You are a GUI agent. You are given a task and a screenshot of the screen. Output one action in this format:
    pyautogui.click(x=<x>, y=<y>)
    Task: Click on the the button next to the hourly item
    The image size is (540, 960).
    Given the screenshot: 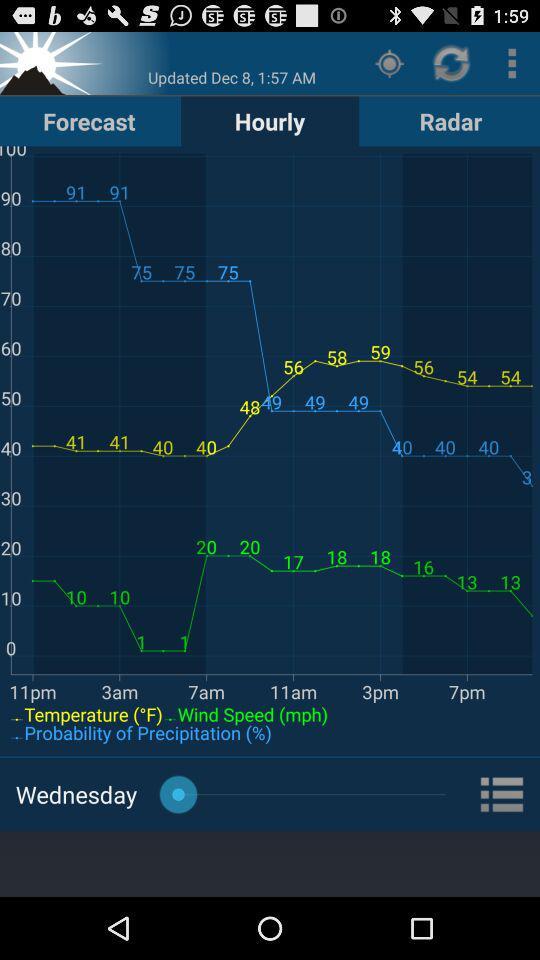 What is the action you would take?
    pyautogui.click(x=88, y=120)
    